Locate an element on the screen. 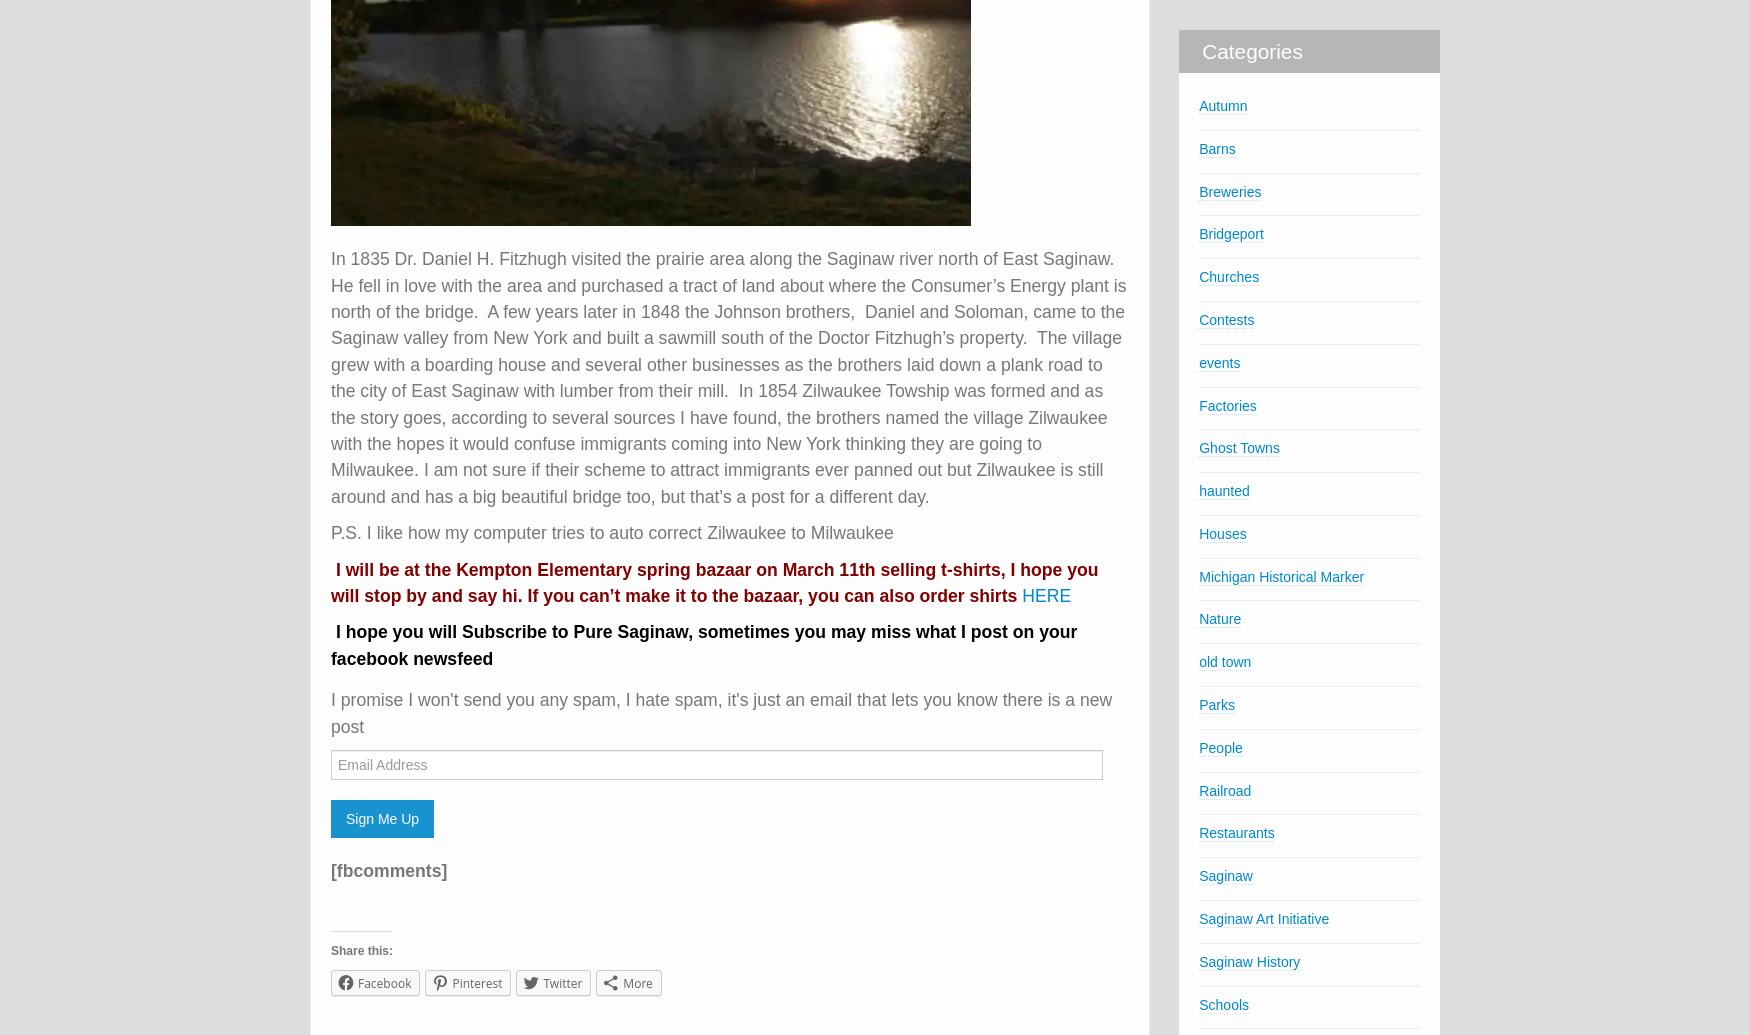 The image size is (1750, 1035). 'Contests' is located at coordinates (1226, 318).